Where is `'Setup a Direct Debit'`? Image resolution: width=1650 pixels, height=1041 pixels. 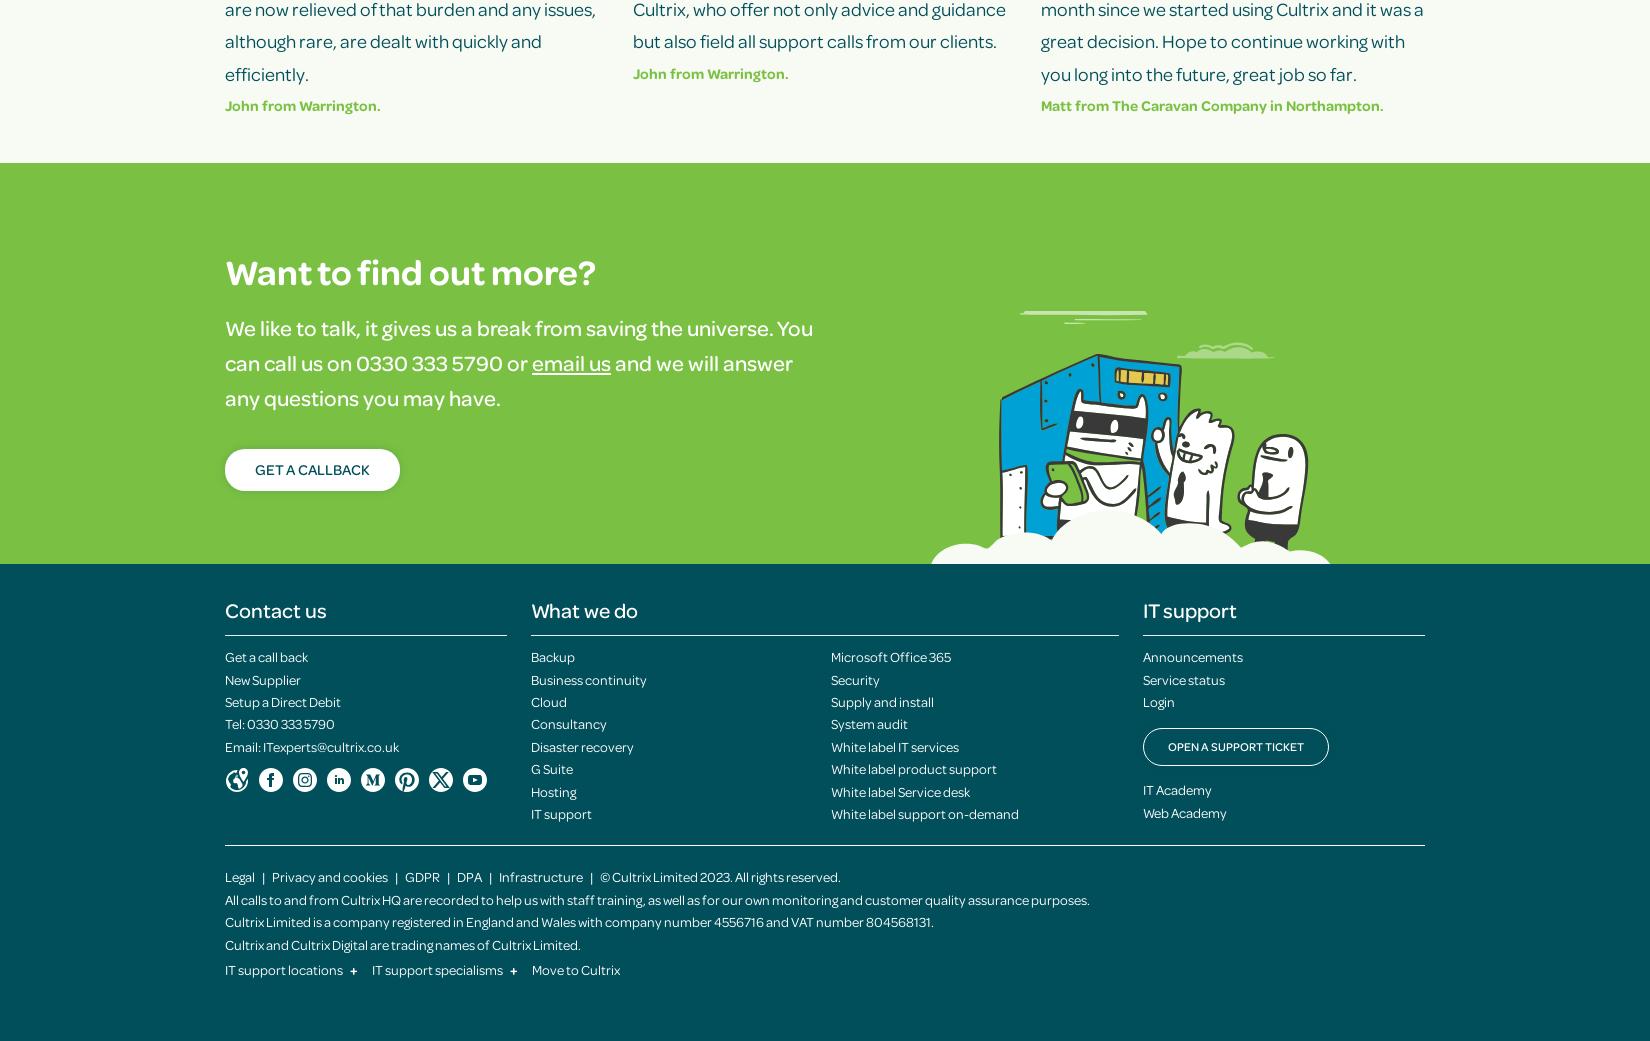 'Setup a Direct Debit' is located at coordinates (282, 700).